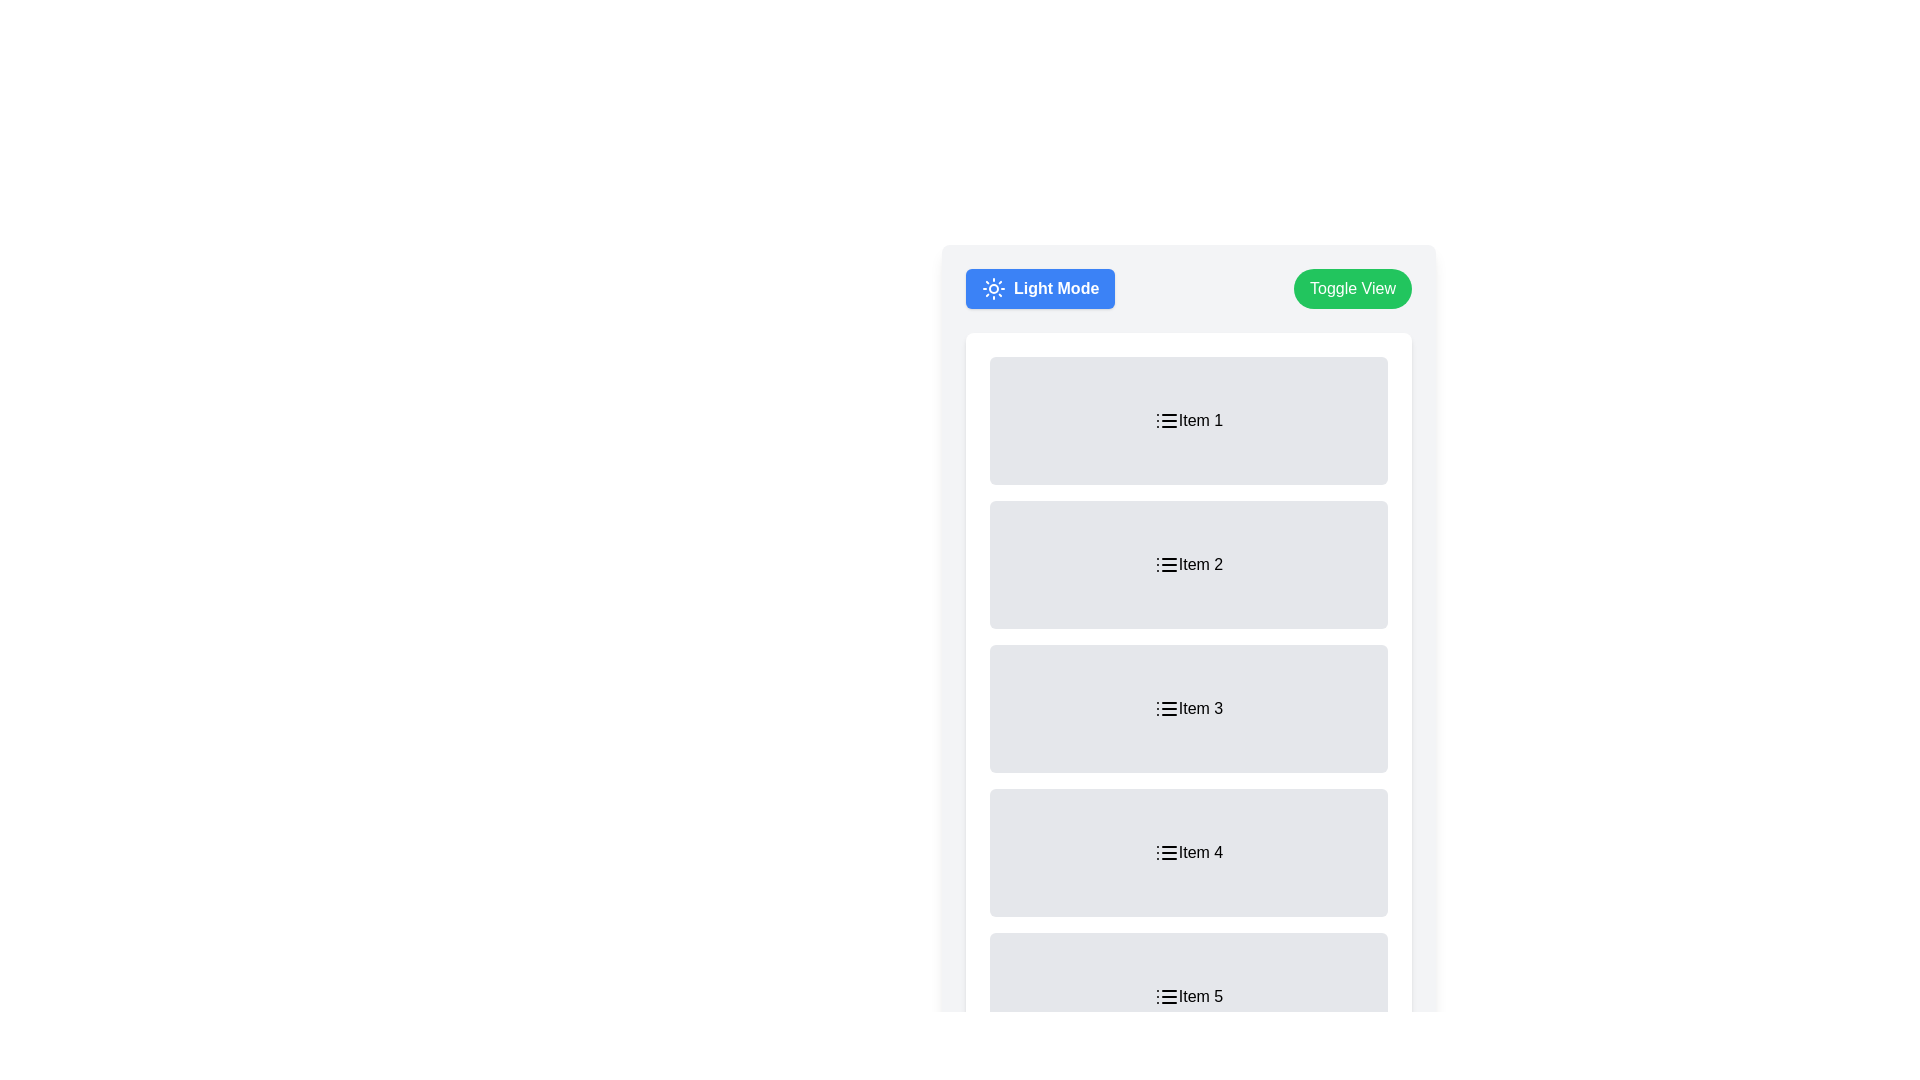 This screenshot has height=1080, width=1920. Describe the element at coordinates (1166, 708) in the screenshot. I see `the icon with three horizontal lines located in the top-left corner of the card labeled 'Item 3'` at that location.